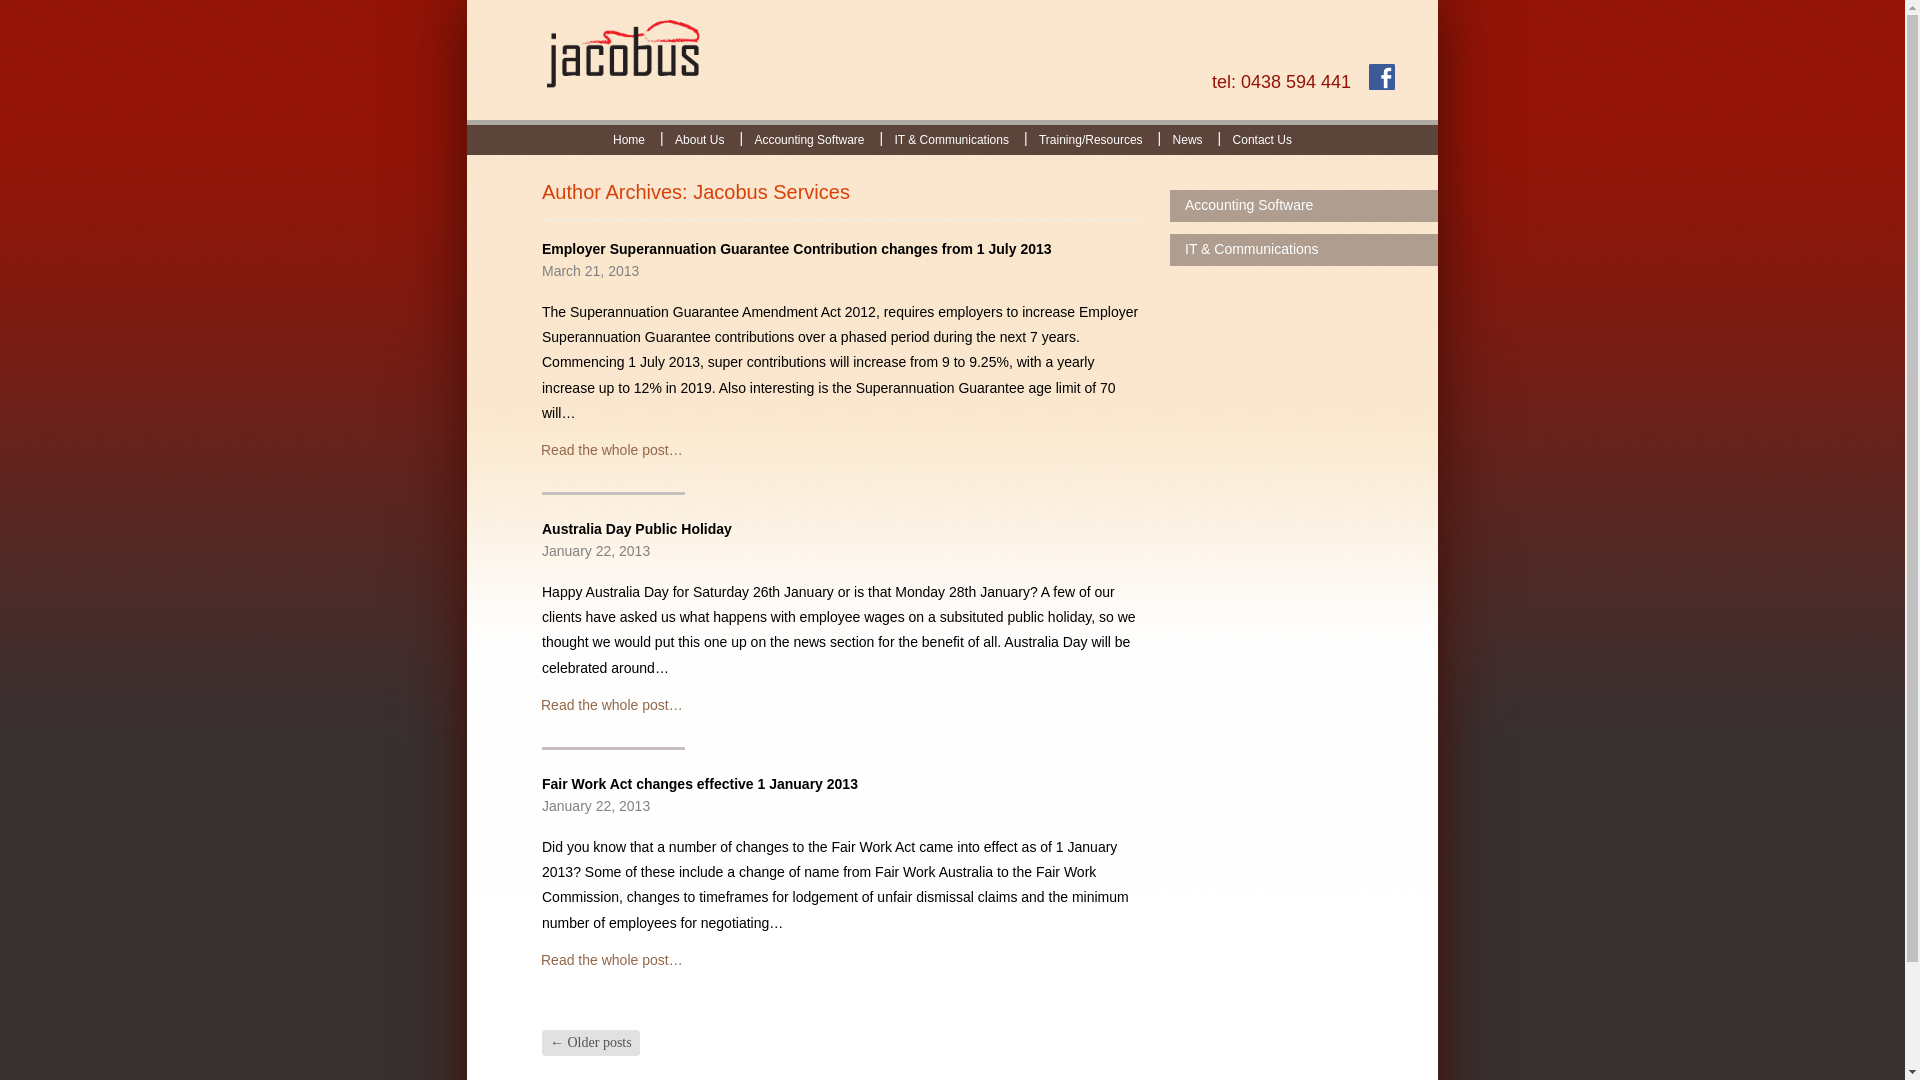  I want to click on 'News', so click(1157, 138).